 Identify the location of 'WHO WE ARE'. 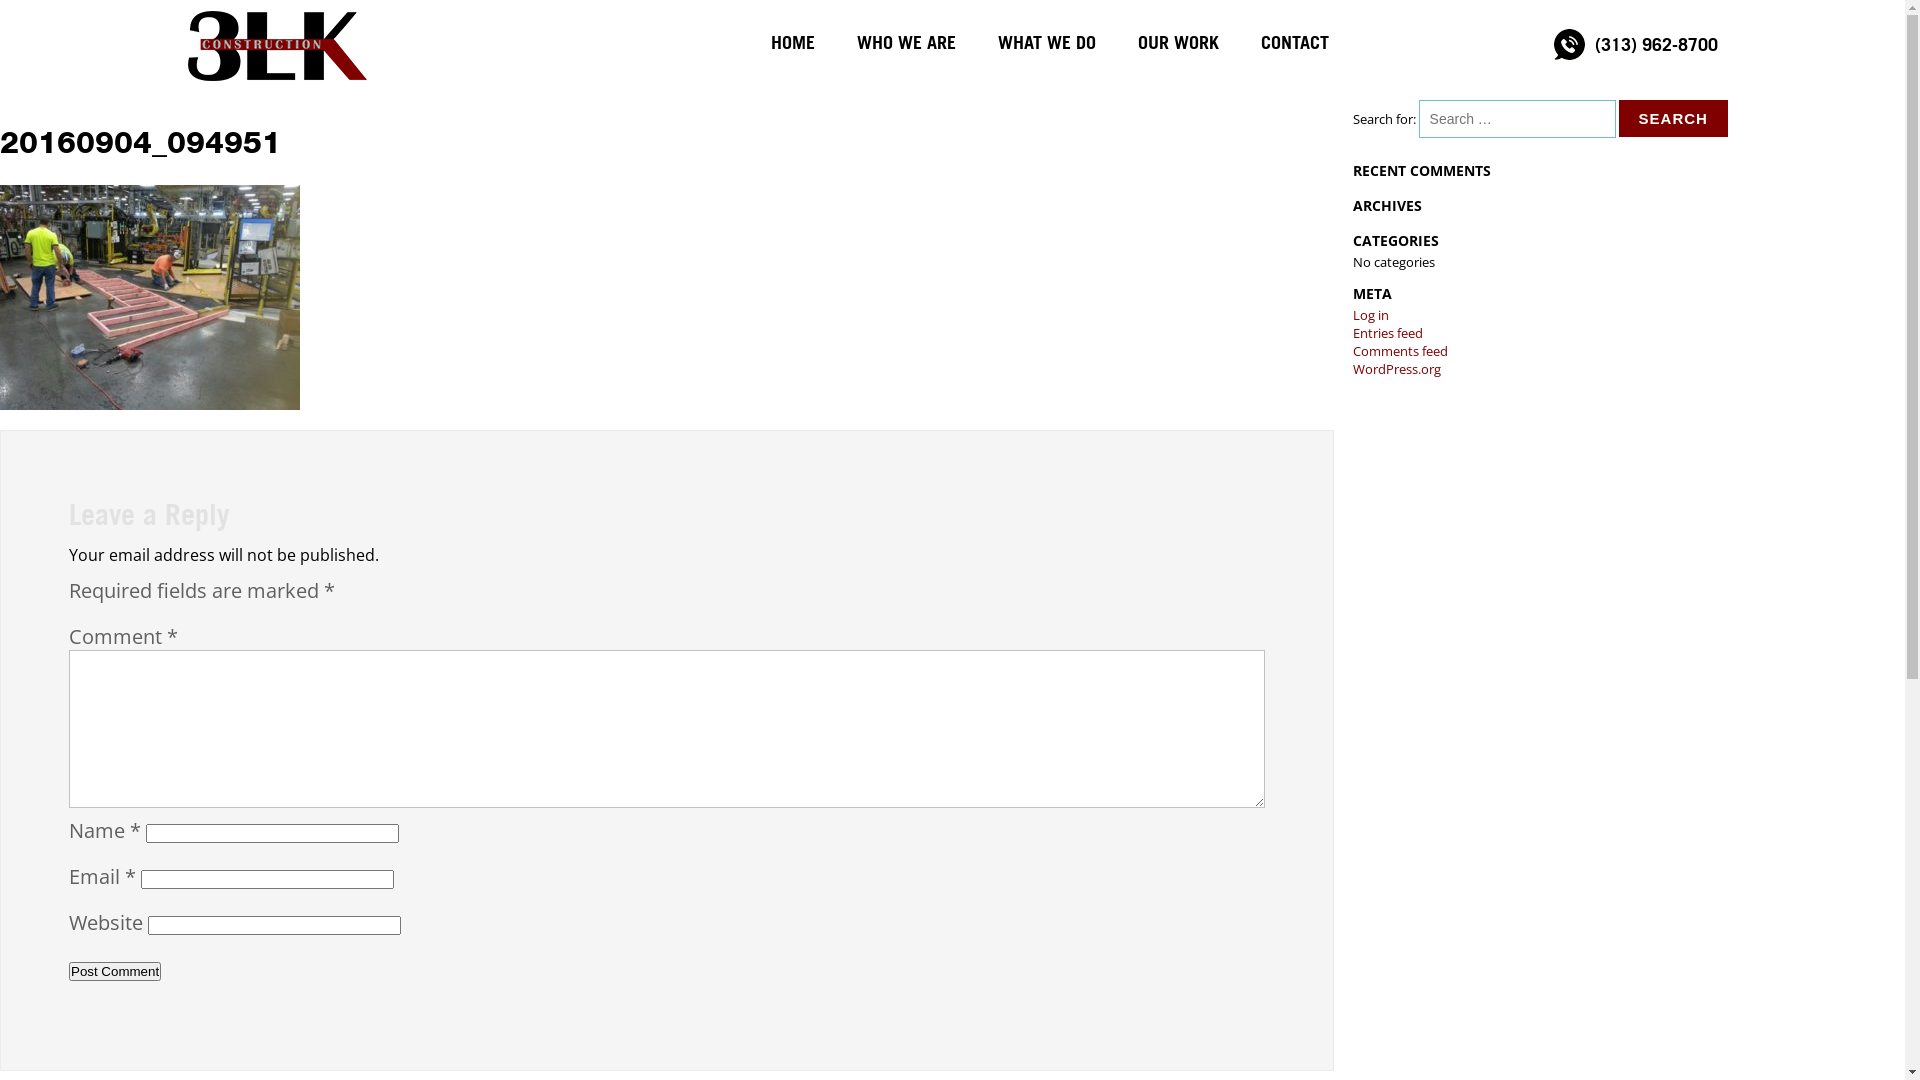
(904, 42).